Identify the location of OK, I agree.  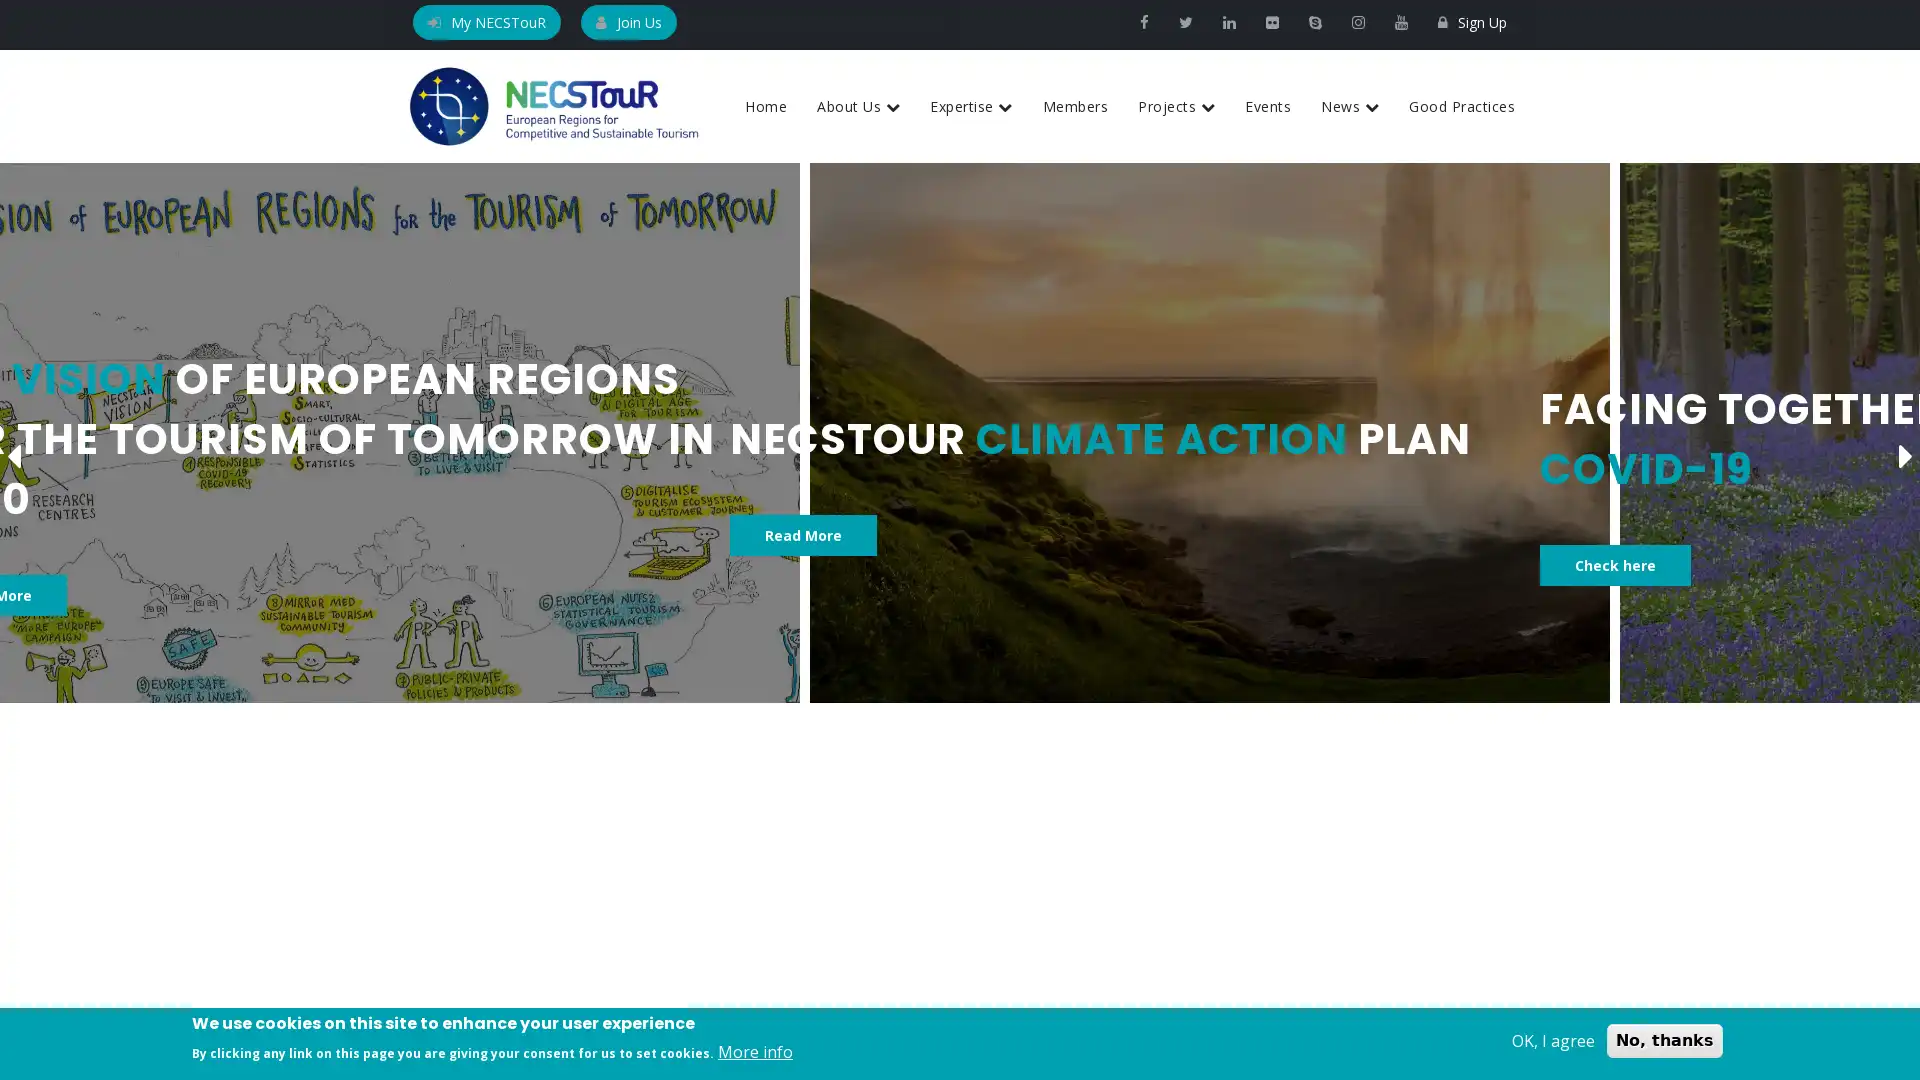
(1552, 1040).